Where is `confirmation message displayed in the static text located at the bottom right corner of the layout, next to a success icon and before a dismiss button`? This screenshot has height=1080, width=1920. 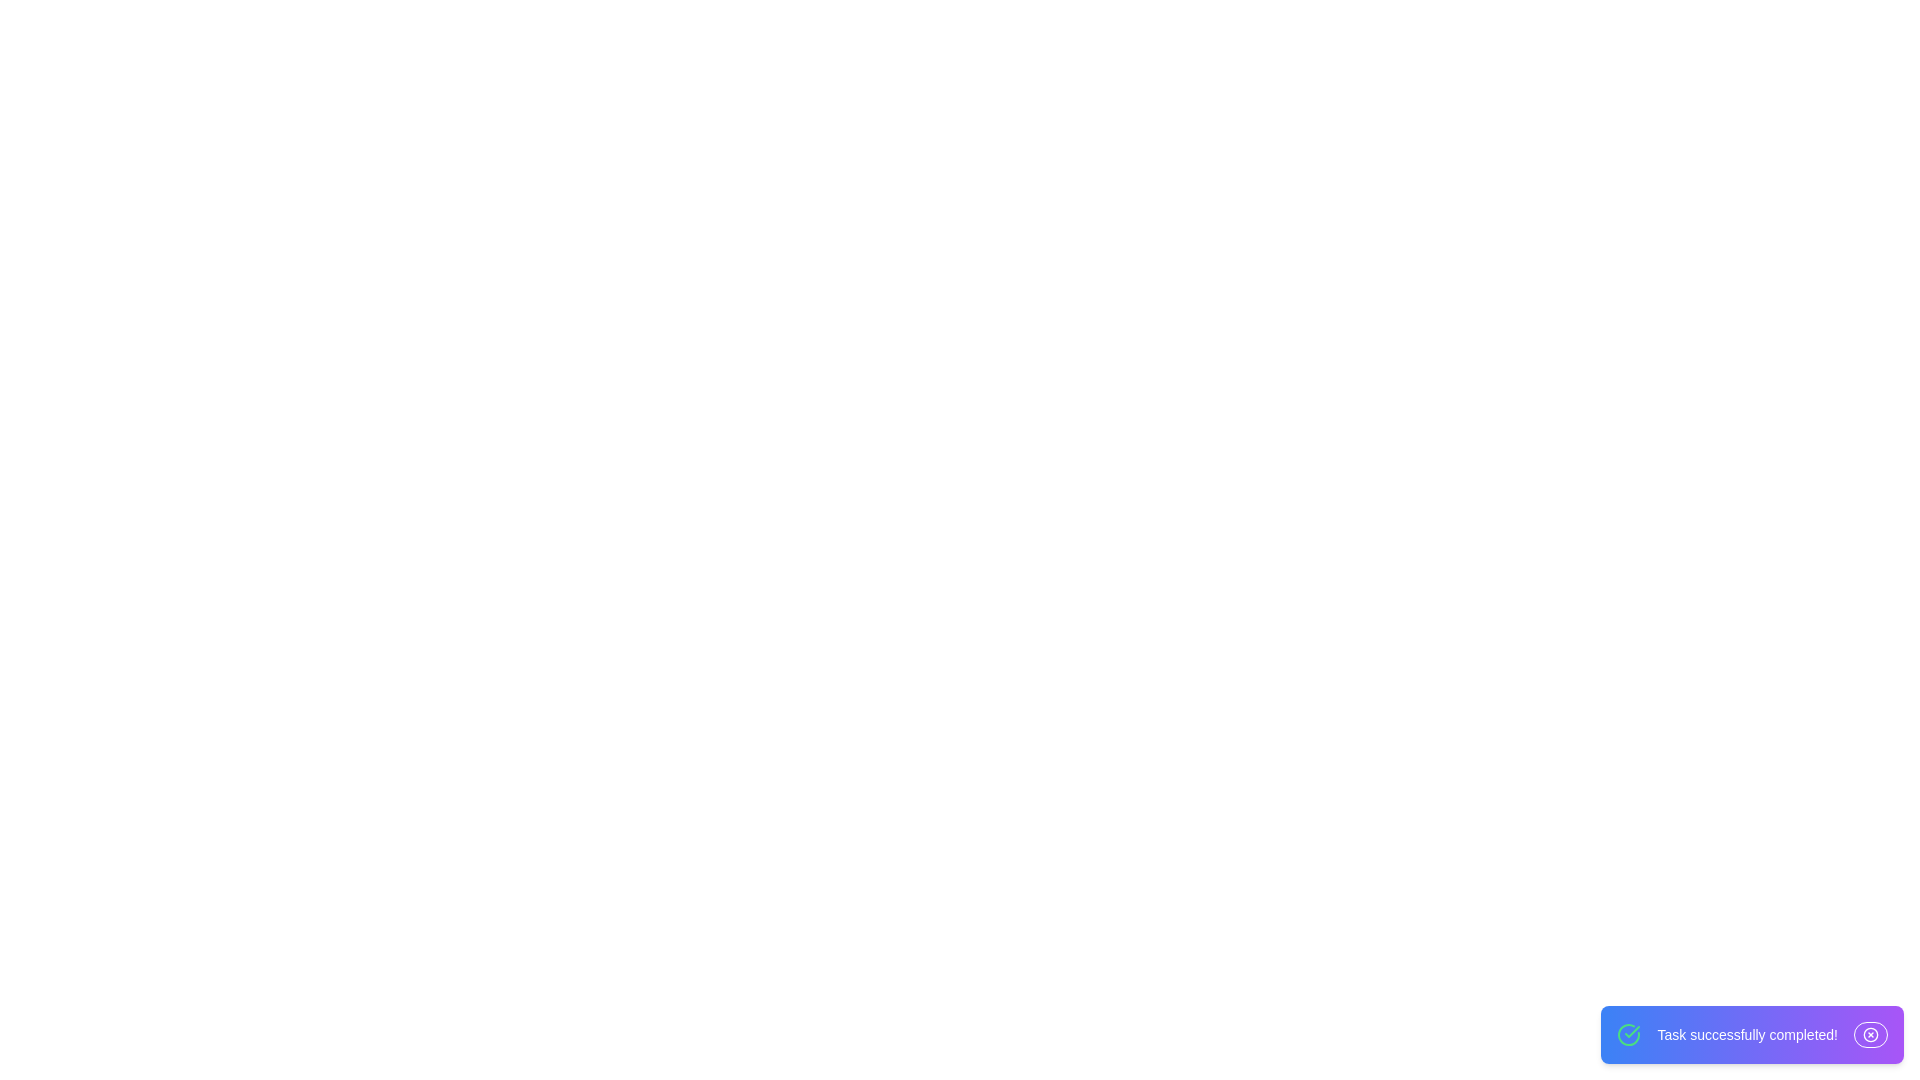
confirmation message displayed in the static text located at the bottom right corner of the layout, next to a success icon and before a dismiss button is located at coordinates (1746, 1034).